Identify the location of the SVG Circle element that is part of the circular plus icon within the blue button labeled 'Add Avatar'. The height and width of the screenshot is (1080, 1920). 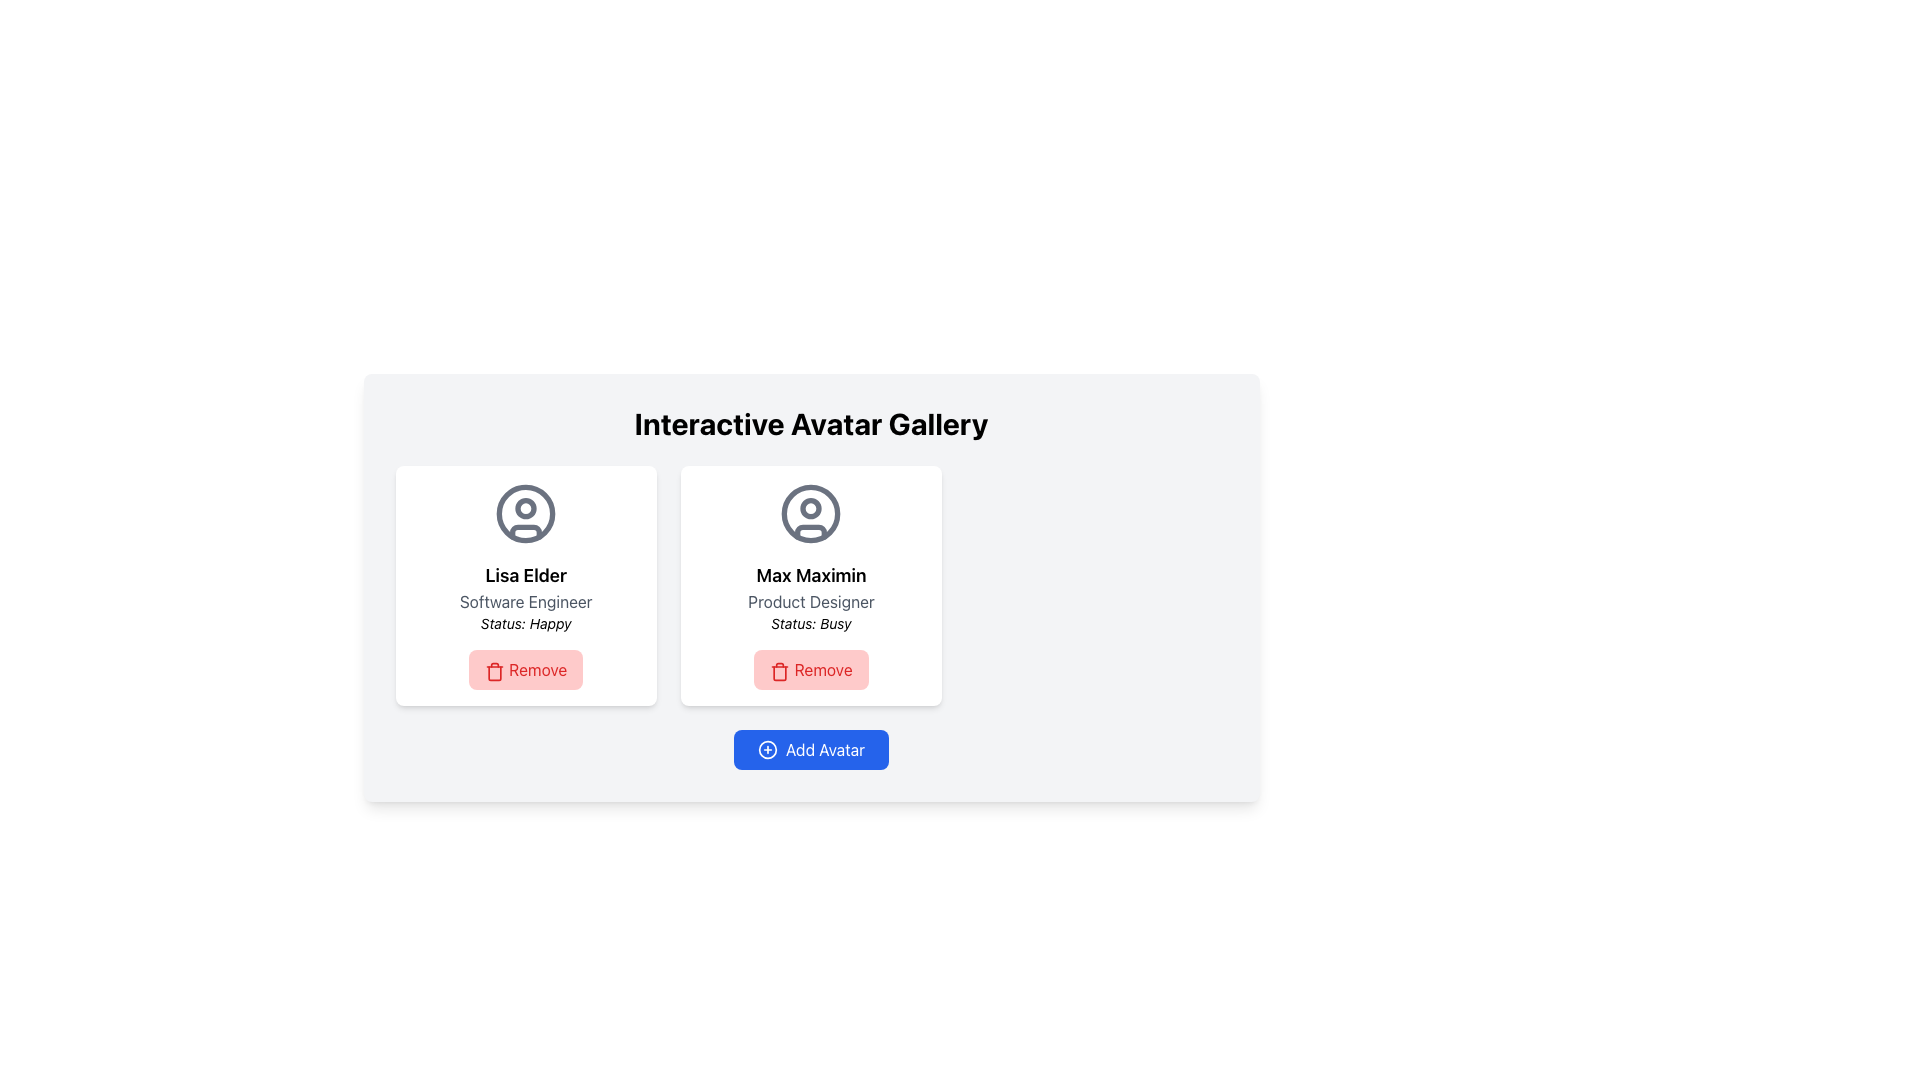
(767, 749).